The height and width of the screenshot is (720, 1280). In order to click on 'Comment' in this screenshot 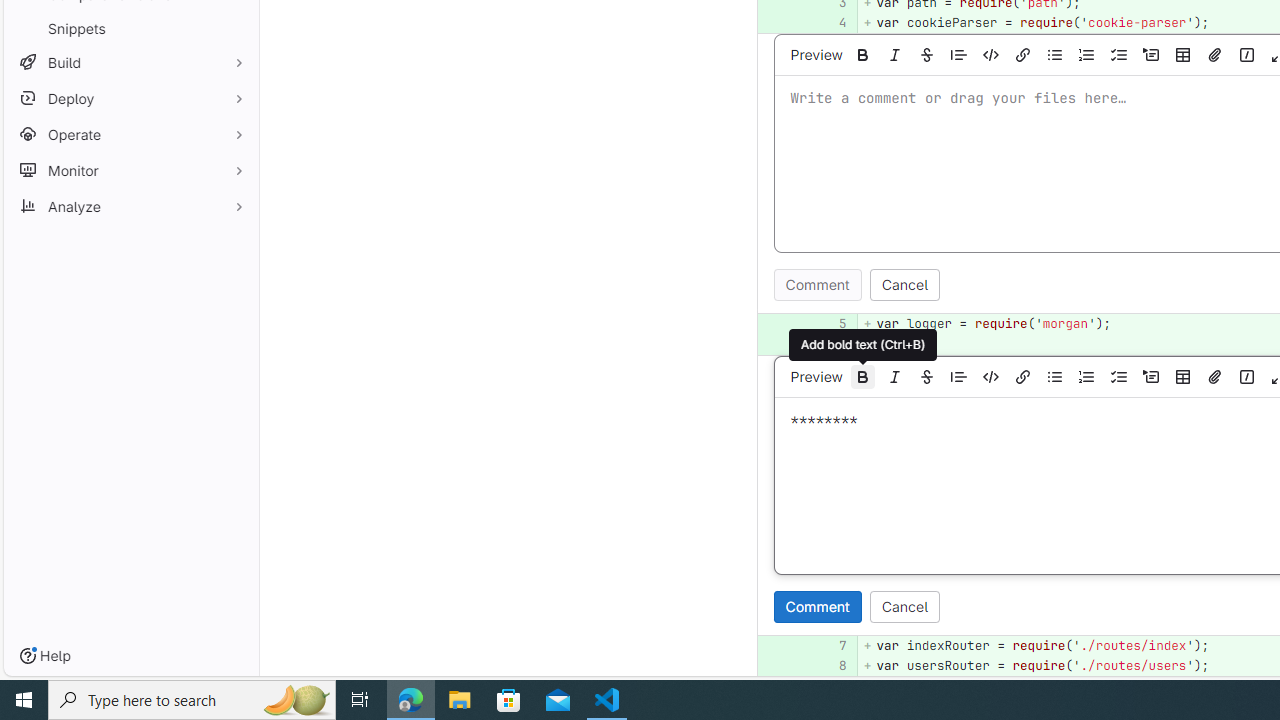, I will do `click(817, 605)`.